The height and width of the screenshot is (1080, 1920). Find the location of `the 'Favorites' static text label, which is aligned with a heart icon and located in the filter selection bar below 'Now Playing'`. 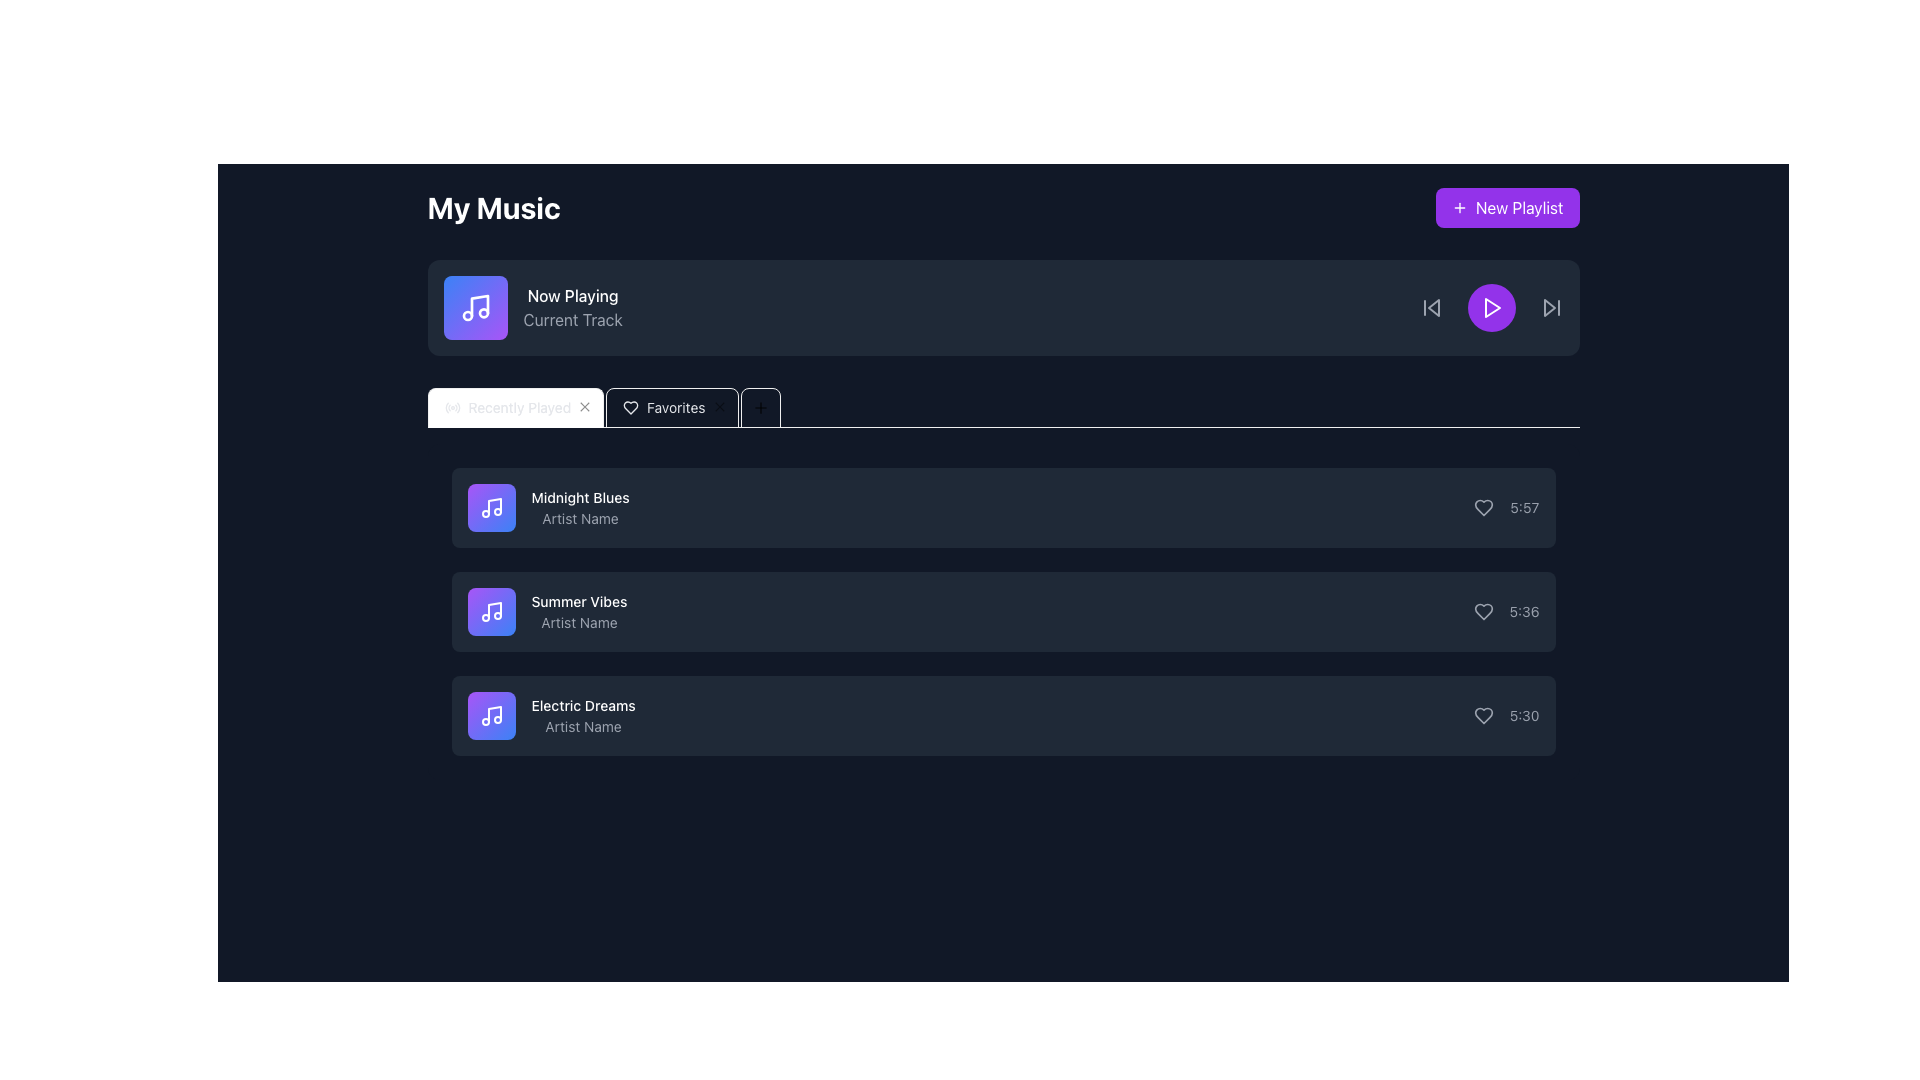

the 'Favorites' static text label, which is aligned with a heart icon and located in the filter selection bar below 'Now Playing' is located at coordinates (676, 407).